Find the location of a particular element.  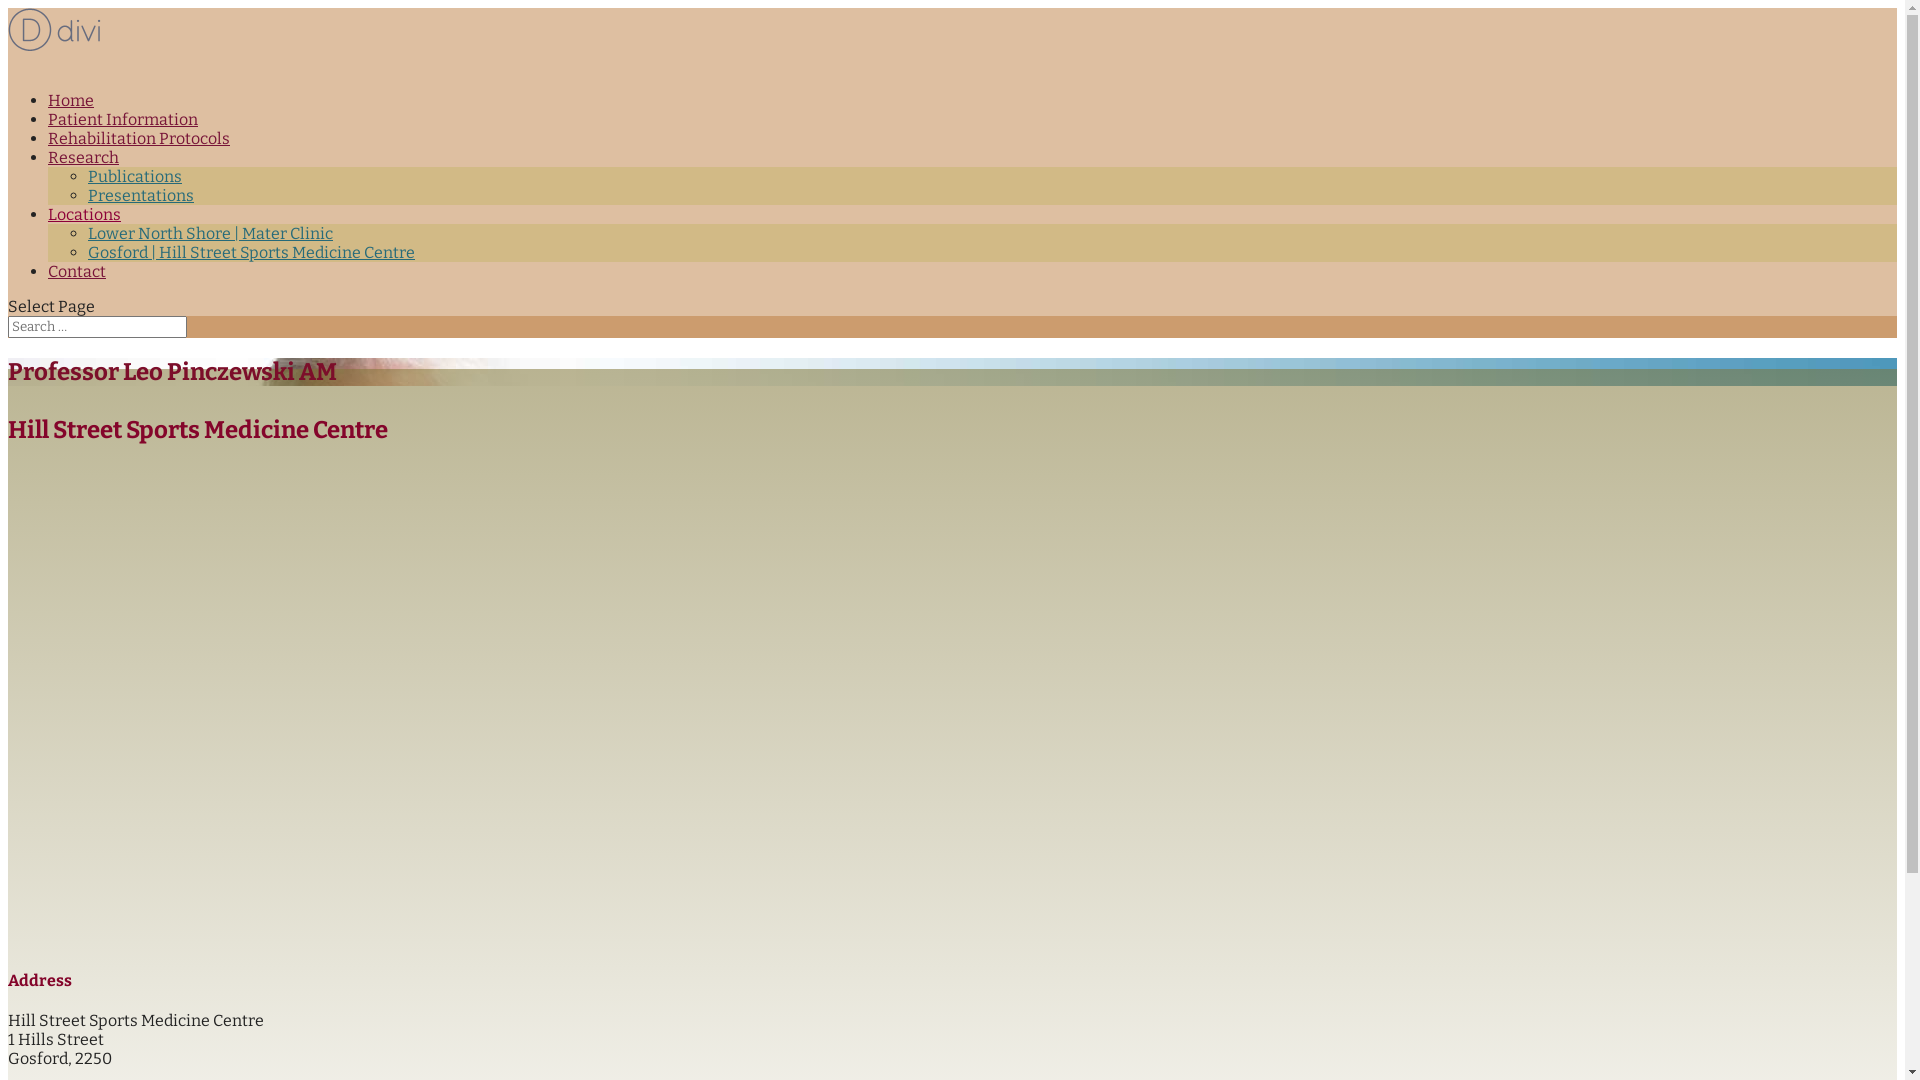

'Rehabilitation Protocols' is located at coordinates (48, 147).